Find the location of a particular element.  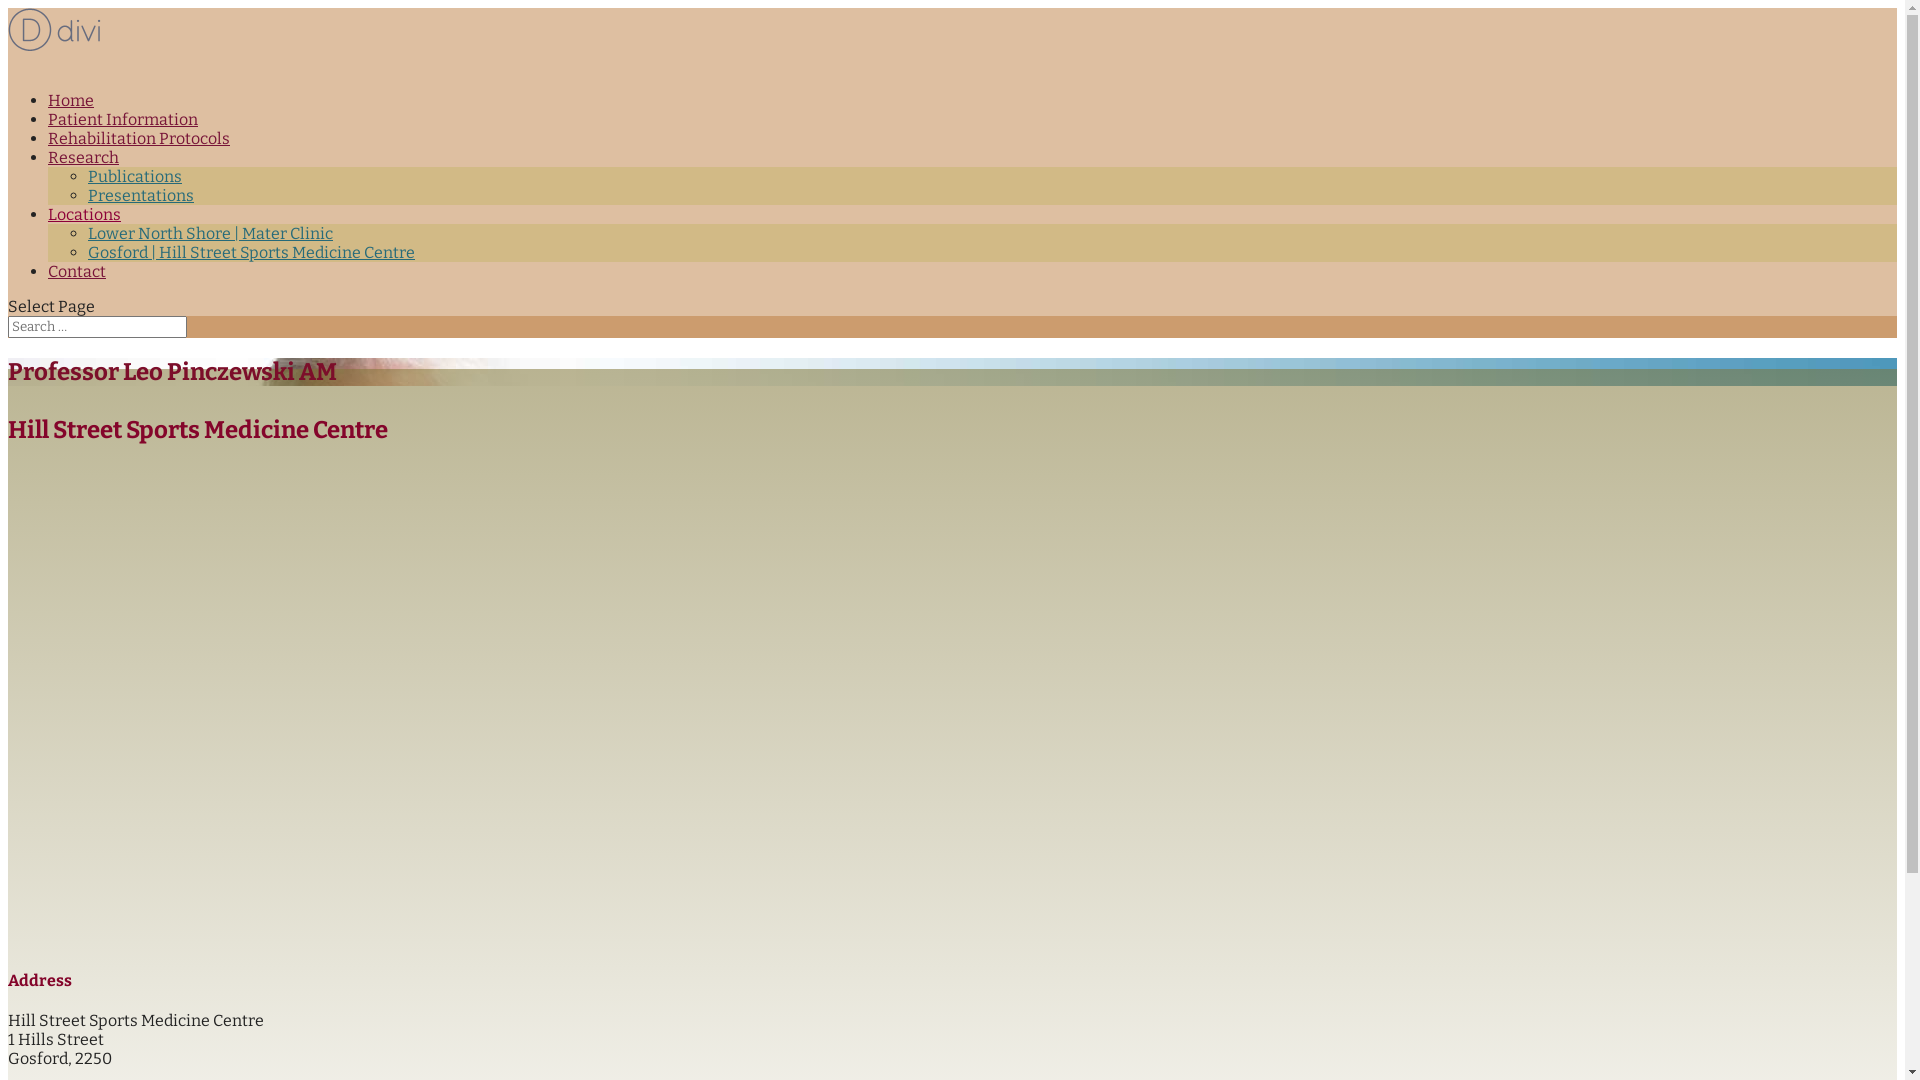

'Rehabilitation Protocols' is located at coordinates (48, 147).